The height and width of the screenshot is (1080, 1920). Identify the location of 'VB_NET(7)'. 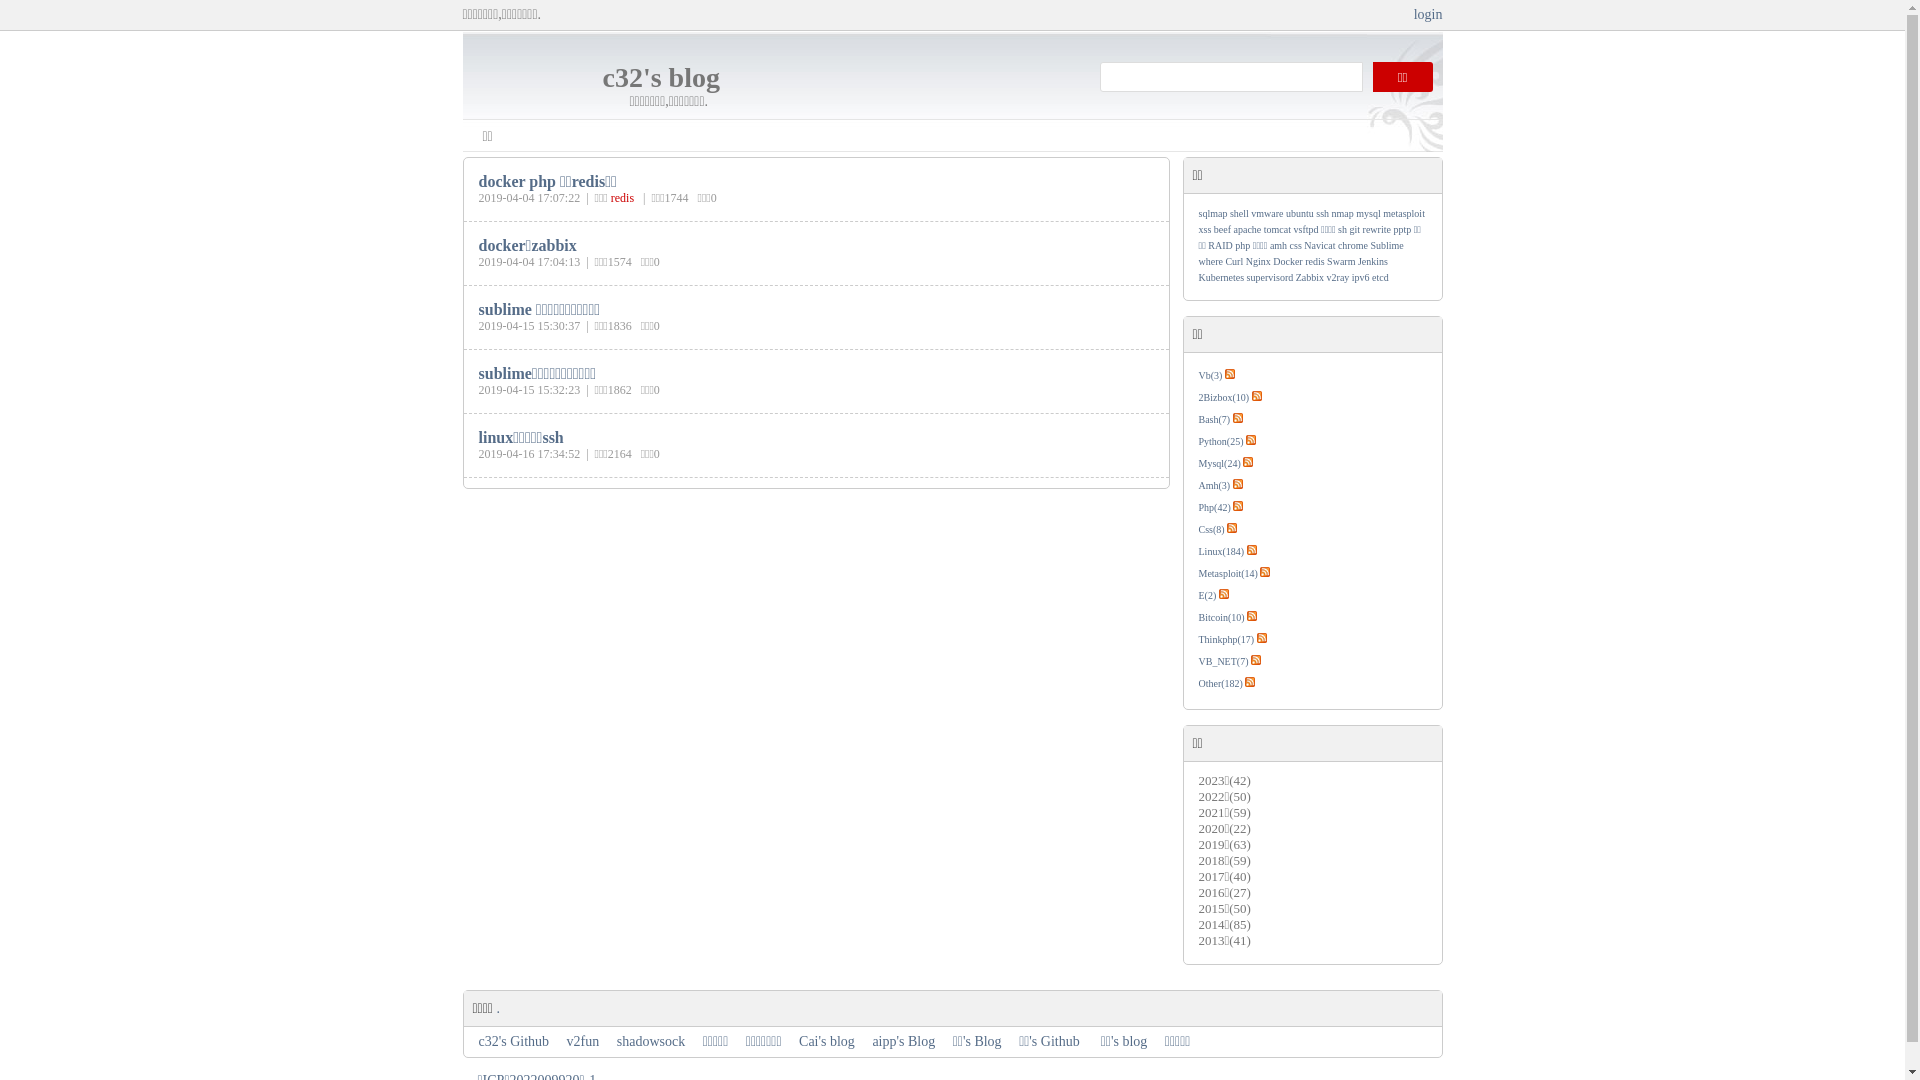
(1222, 661).